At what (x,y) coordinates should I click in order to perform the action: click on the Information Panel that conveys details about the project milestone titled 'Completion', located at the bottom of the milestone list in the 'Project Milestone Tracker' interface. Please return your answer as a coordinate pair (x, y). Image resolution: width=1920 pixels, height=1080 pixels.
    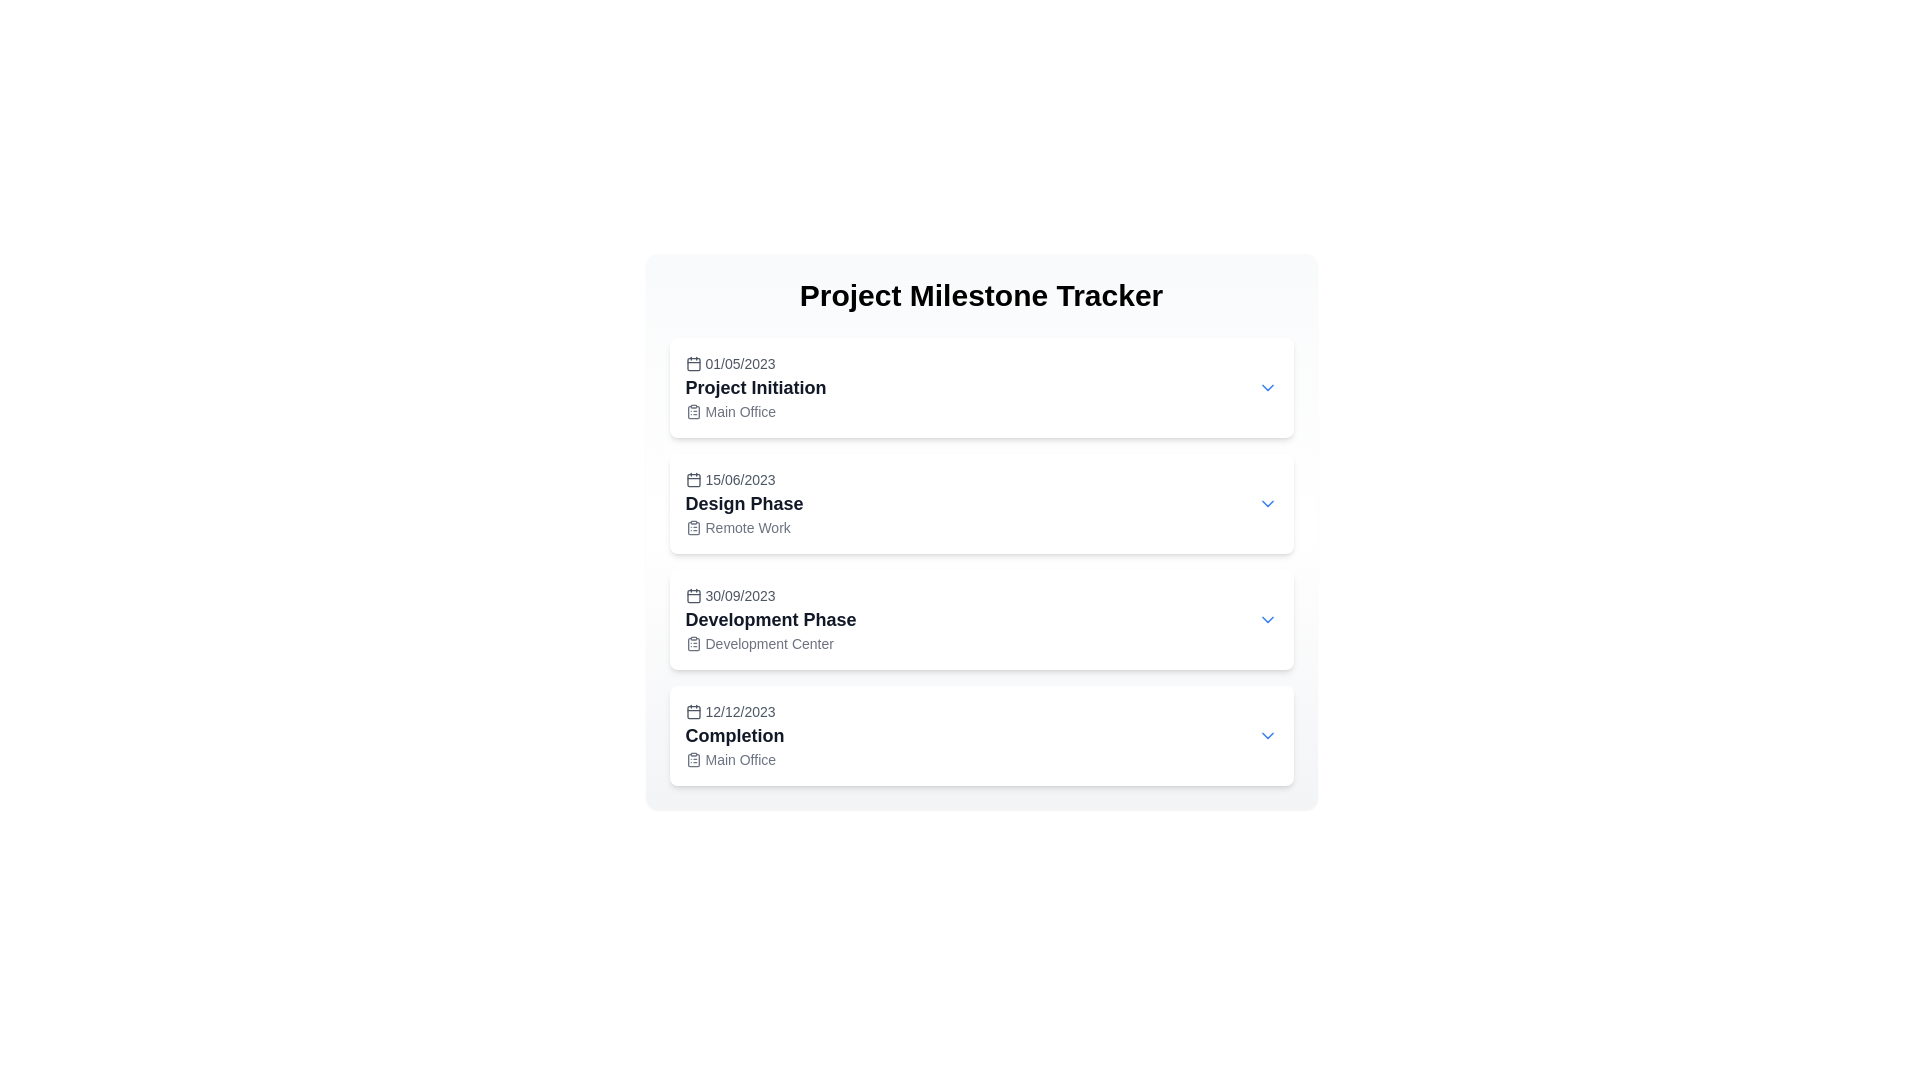
    Looking at the image, I should click on (981, 736).